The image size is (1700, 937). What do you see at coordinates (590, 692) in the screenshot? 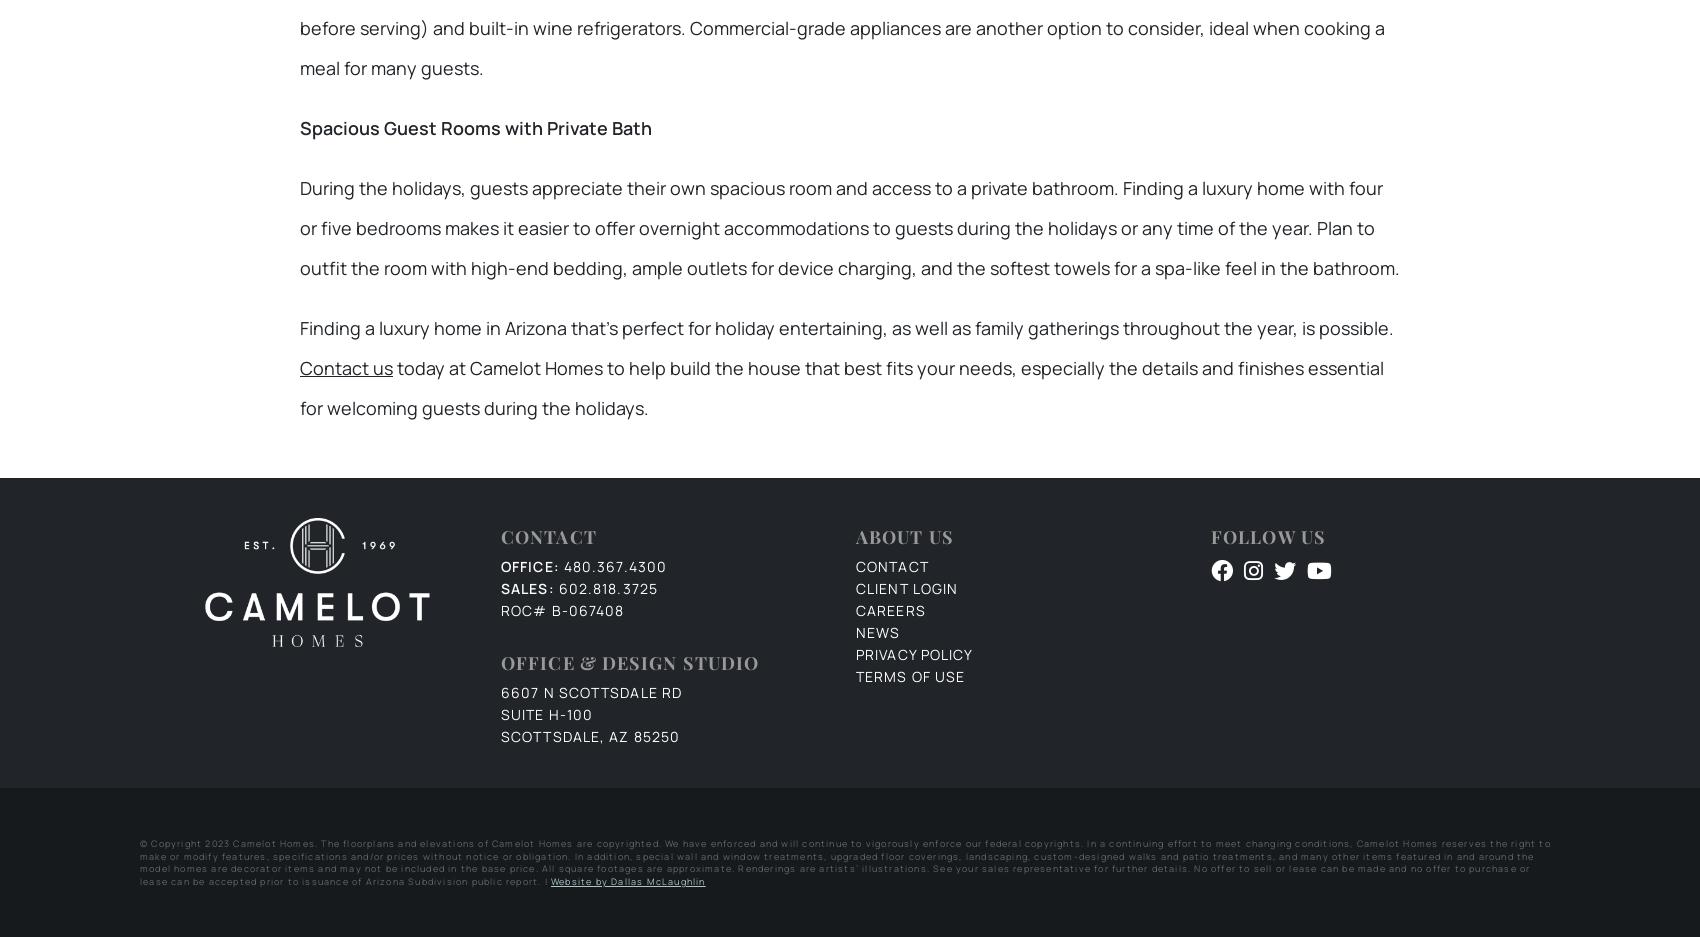
I see `'6607 N Scottsdale Rd'` at bounding box center [590, 692].